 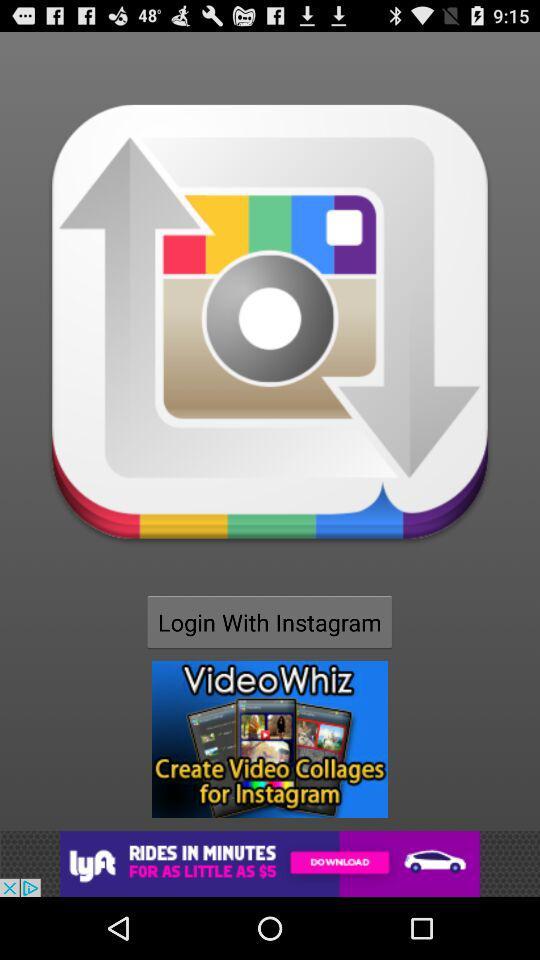 What do you see at coordinates (270, 738) in the screenshot?
I see `open advertisement` at bounding box center [270, 738].